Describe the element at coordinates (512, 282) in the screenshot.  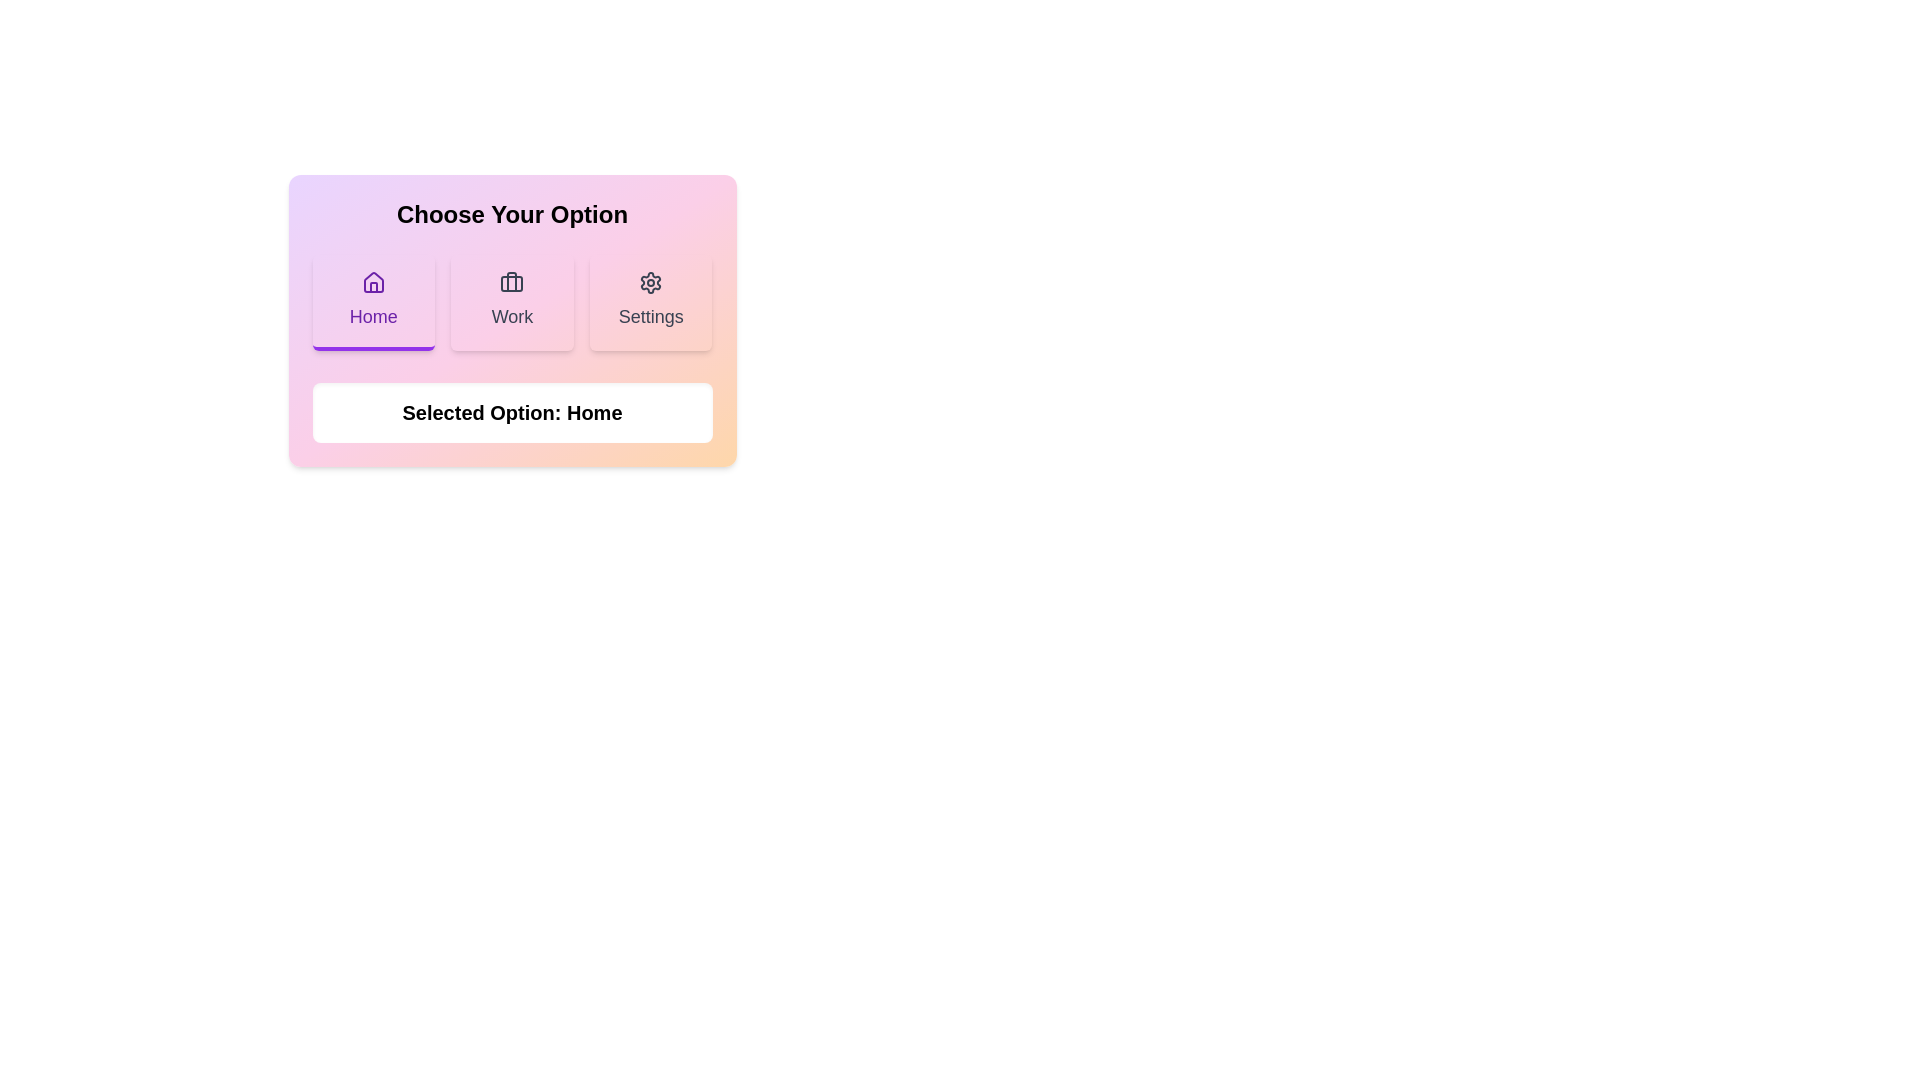
I see `the 'Work' icon, which resembles a briefcase and is located in the second button of a row labeled 'Home', 'Work', and 'Settings'` at that location.